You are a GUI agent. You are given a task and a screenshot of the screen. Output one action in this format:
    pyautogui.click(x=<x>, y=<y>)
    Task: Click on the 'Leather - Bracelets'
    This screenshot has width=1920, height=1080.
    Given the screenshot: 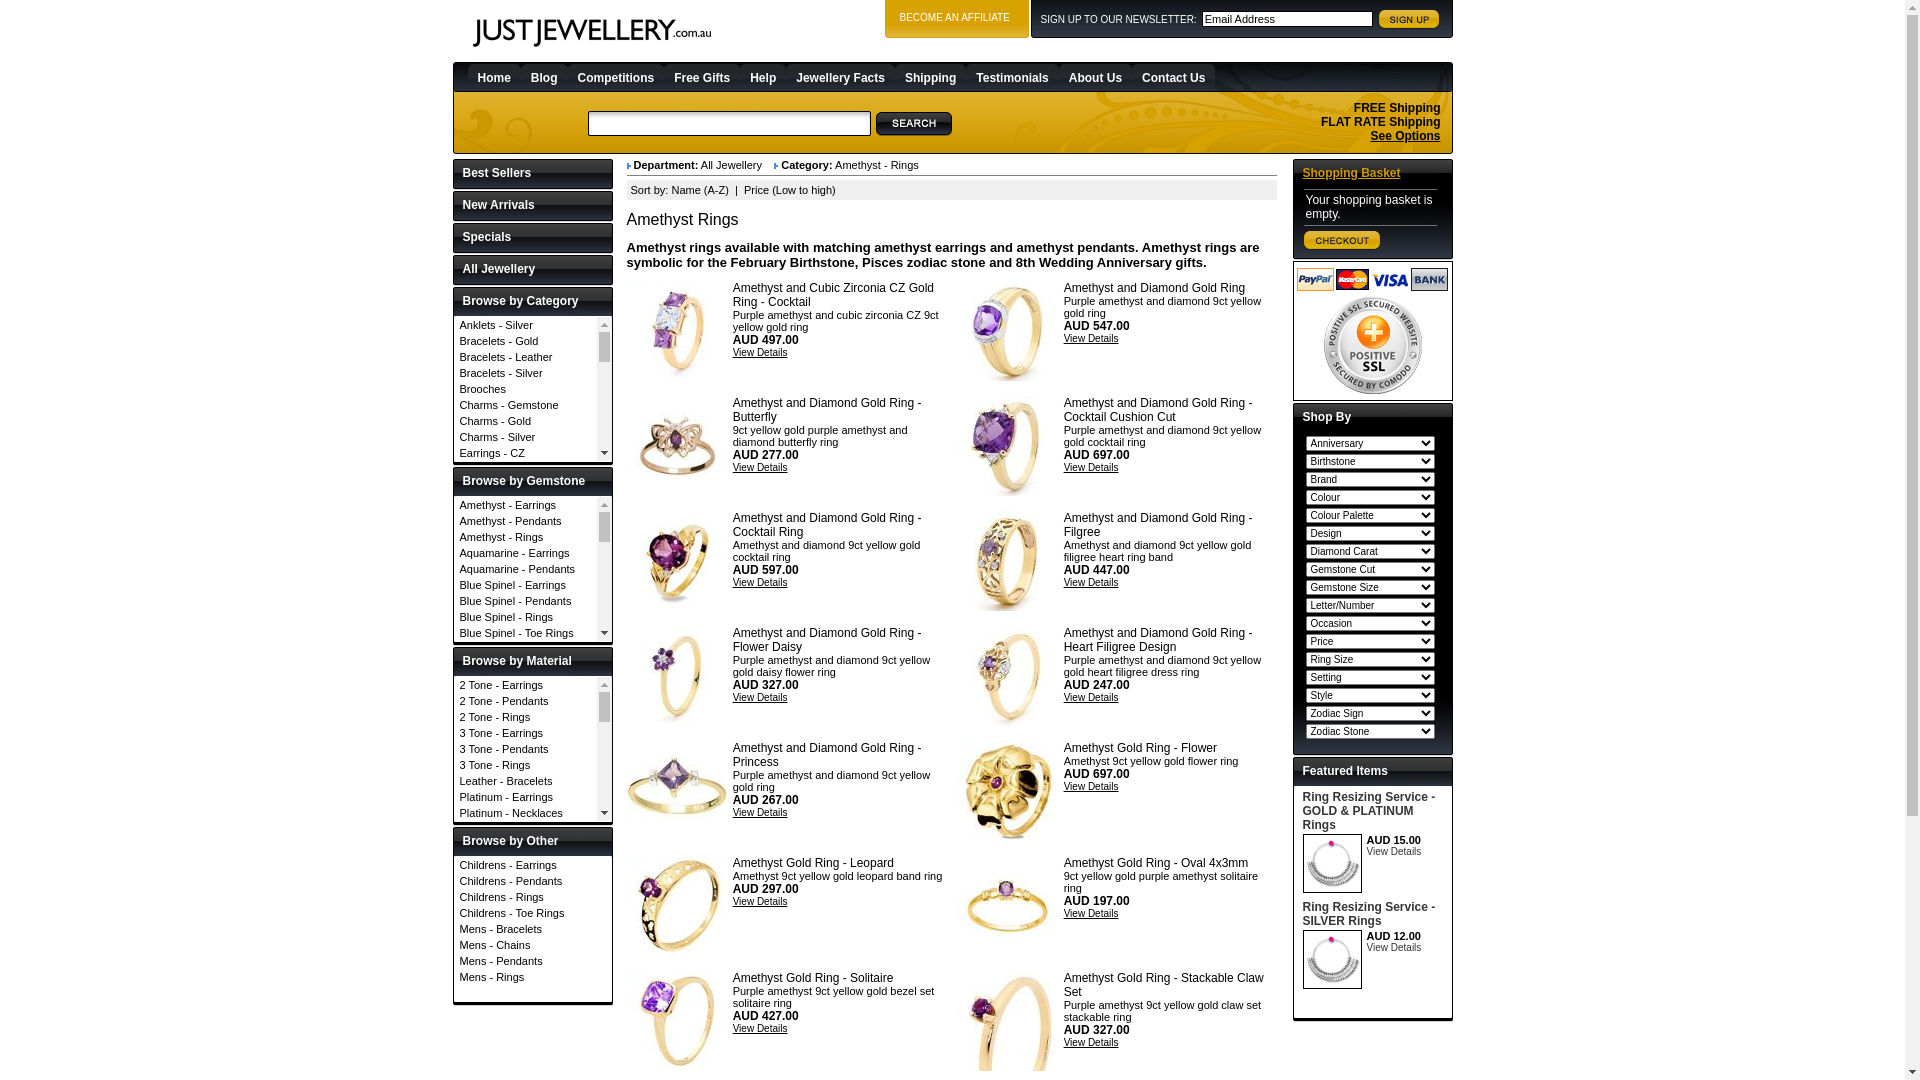 What is the action you would take?
    pyautogui.click(x=525, y=779)
    